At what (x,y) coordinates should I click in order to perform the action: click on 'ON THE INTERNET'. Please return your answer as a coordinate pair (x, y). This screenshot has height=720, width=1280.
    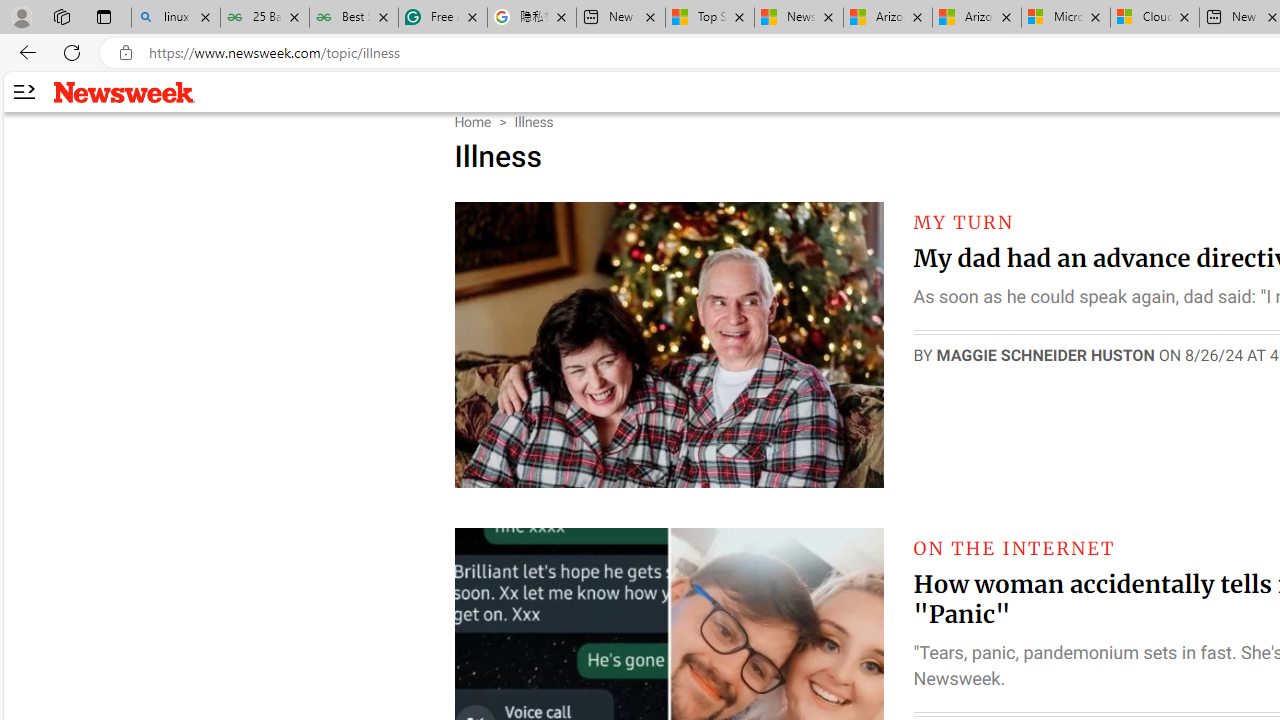
    Looking at the image, I should click on (1014, 549).